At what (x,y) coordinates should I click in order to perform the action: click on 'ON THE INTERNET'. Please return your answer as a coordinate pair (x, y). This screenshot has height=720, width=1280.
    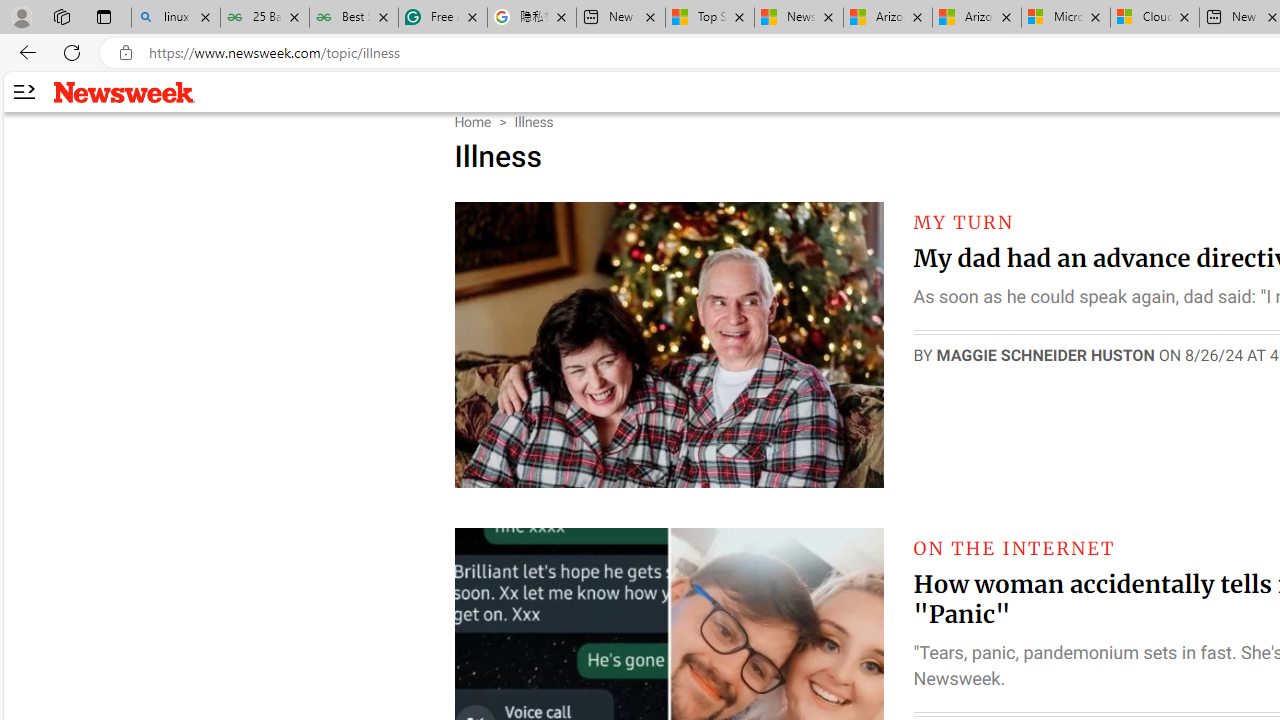
    Looking at the image, I should click on (1014, 549).